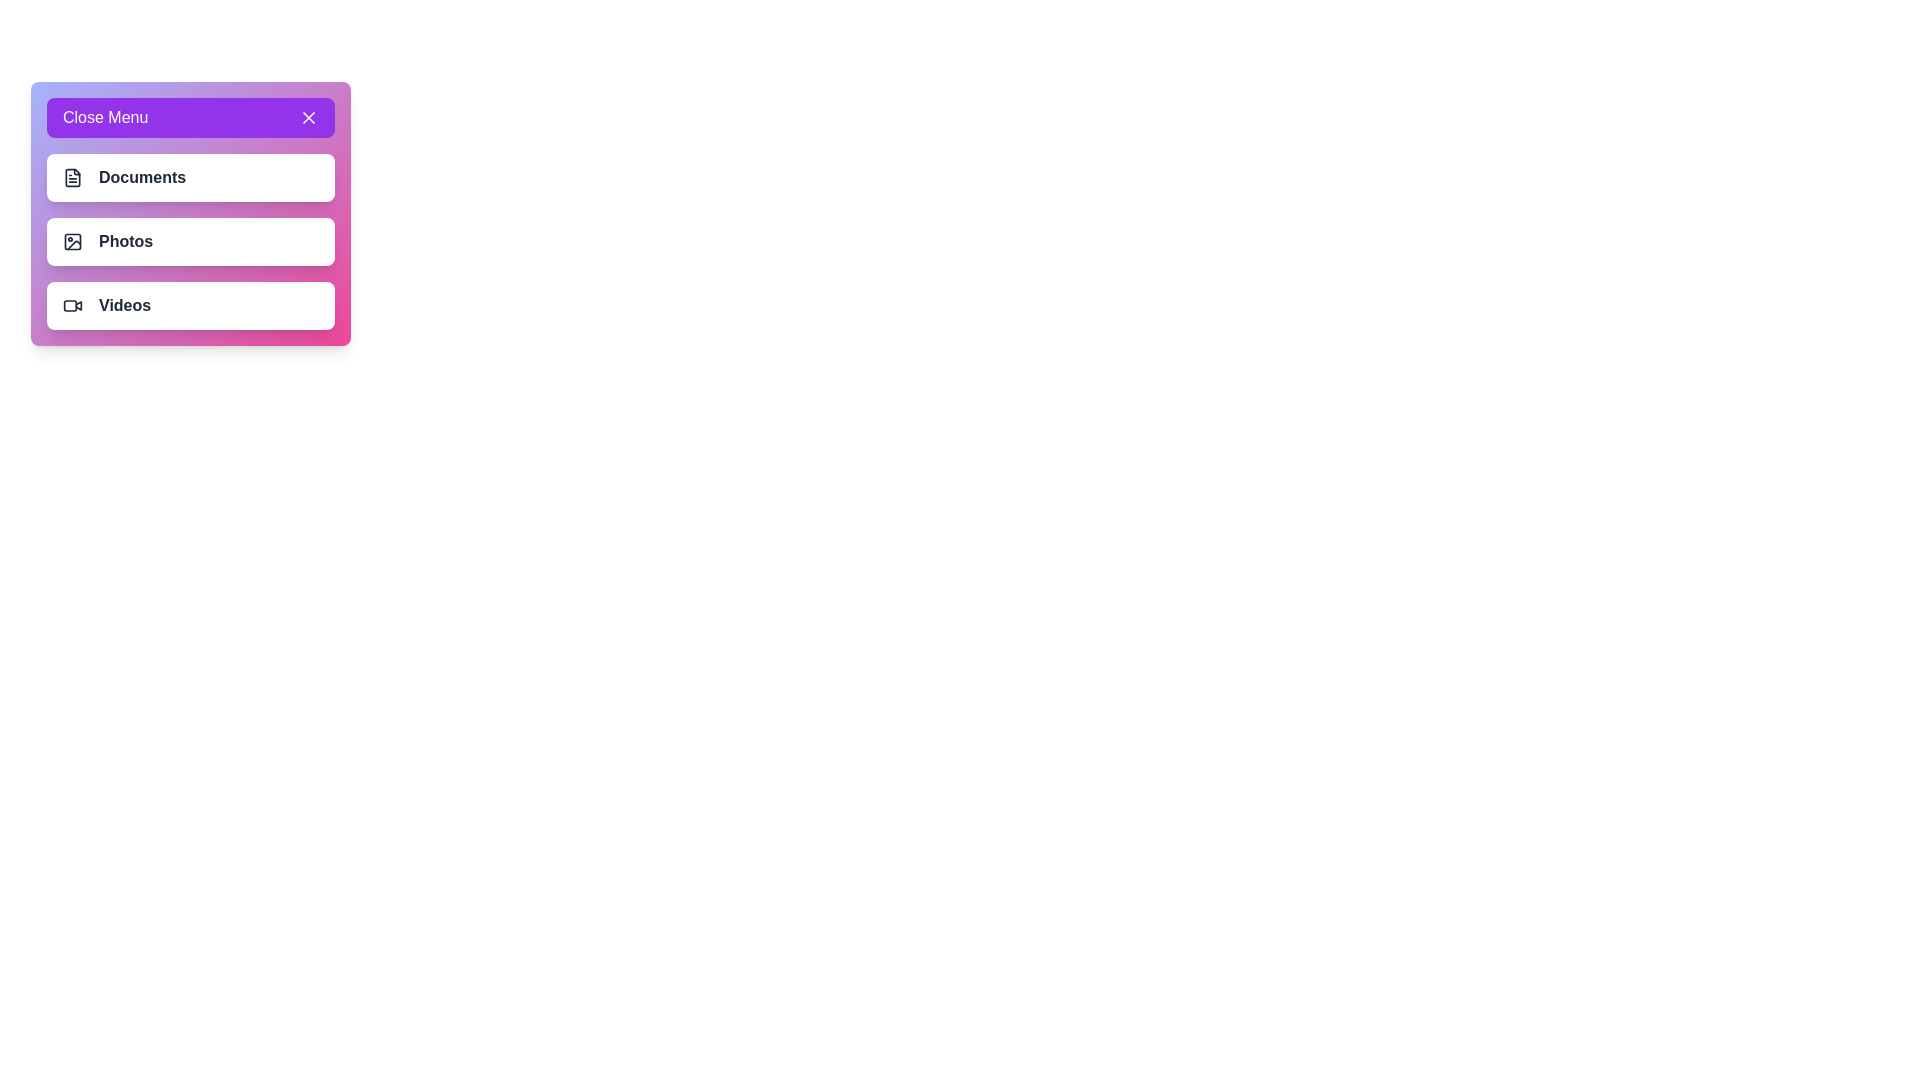 The image size is (1920, 1080). Describe the element at coordinates (72, 305) in the screenshot. I see `the menu item Videos` at that location.